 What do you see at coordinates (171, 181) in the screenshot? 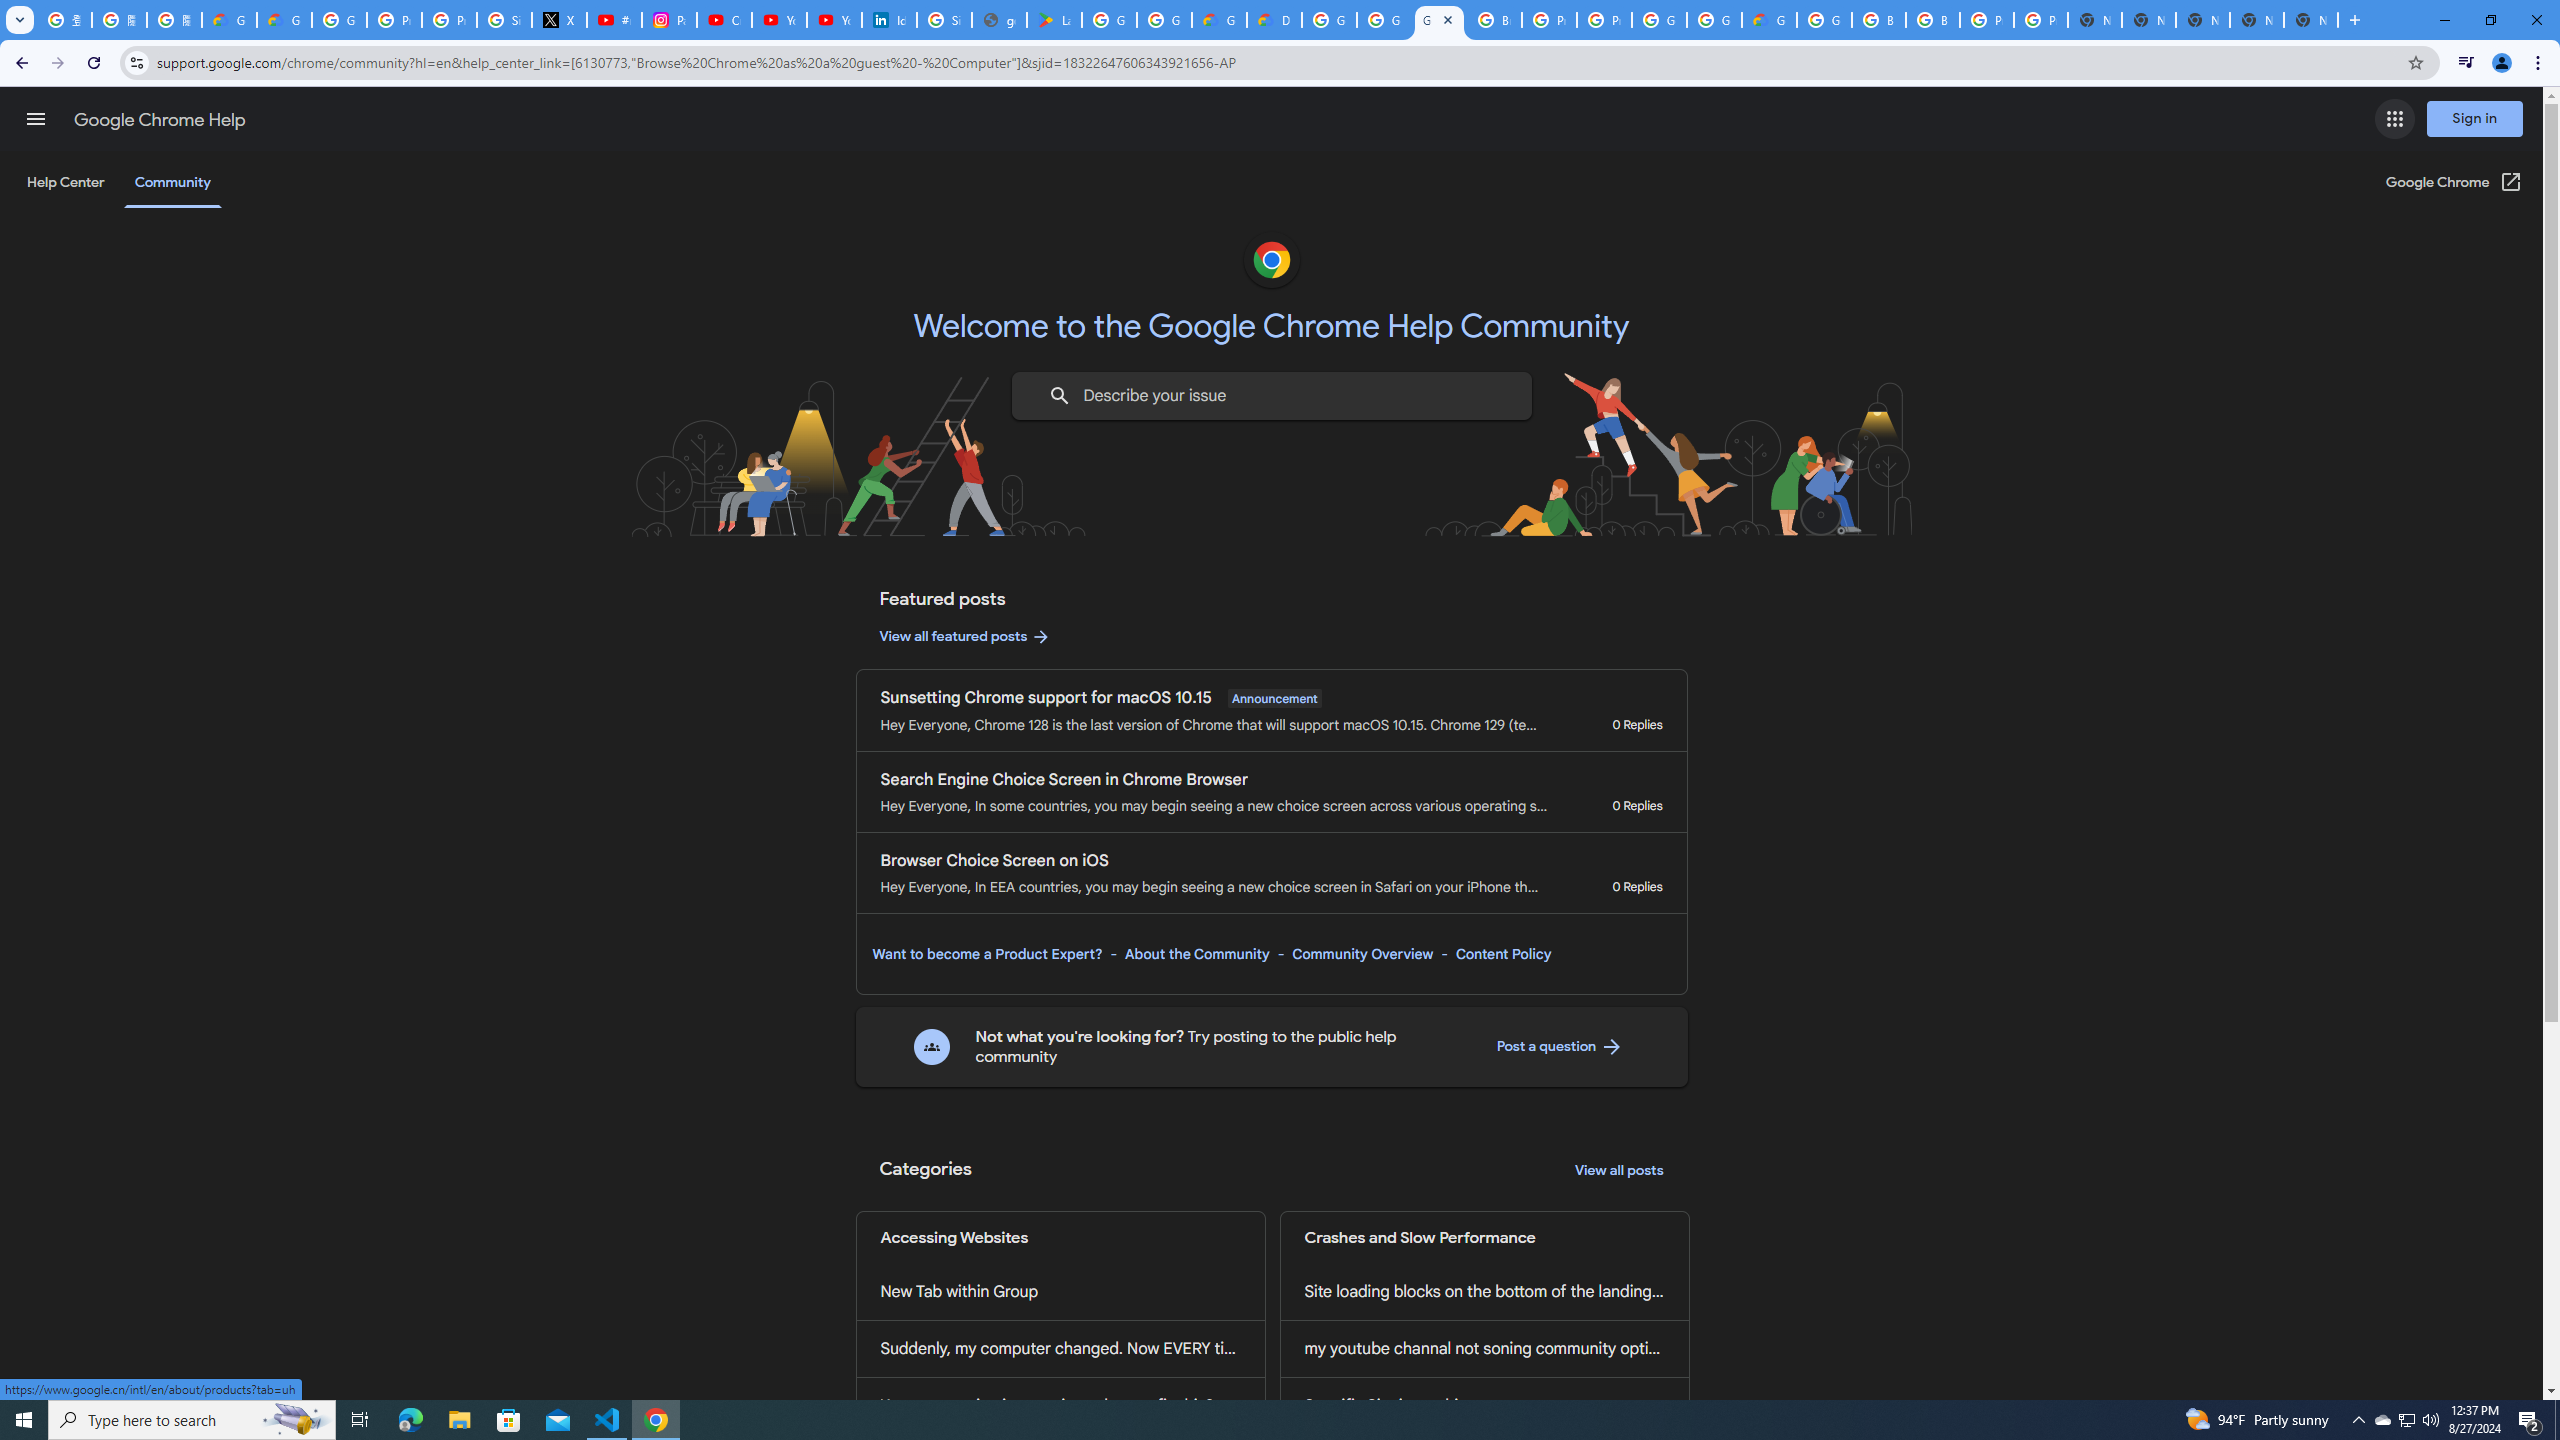
I see `'Community'` at bounding box center [171, 181].